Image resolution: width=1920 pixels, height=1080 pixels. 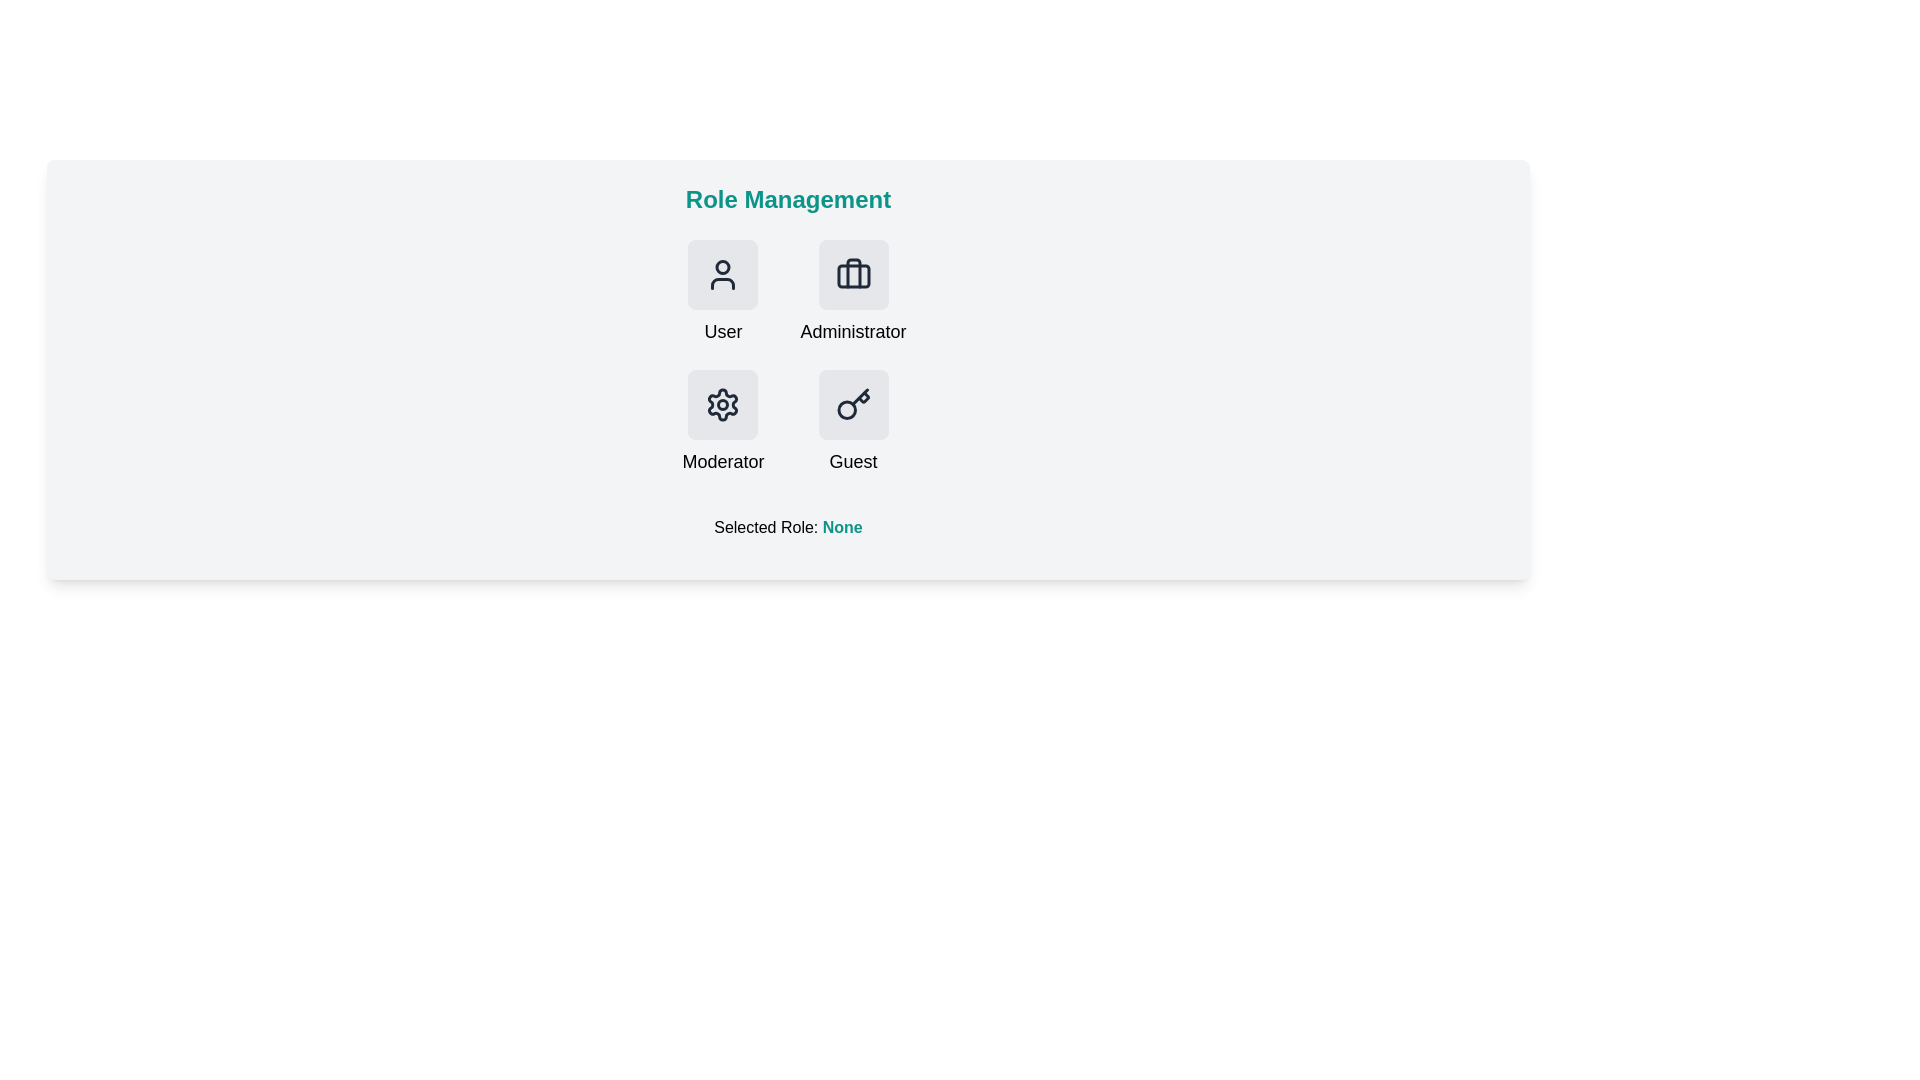 What do you see at coordinates (722, 274) in the screenshot?
I see `the button with a user icon in the 'Role Management' section` at bounding box center [722, 274].